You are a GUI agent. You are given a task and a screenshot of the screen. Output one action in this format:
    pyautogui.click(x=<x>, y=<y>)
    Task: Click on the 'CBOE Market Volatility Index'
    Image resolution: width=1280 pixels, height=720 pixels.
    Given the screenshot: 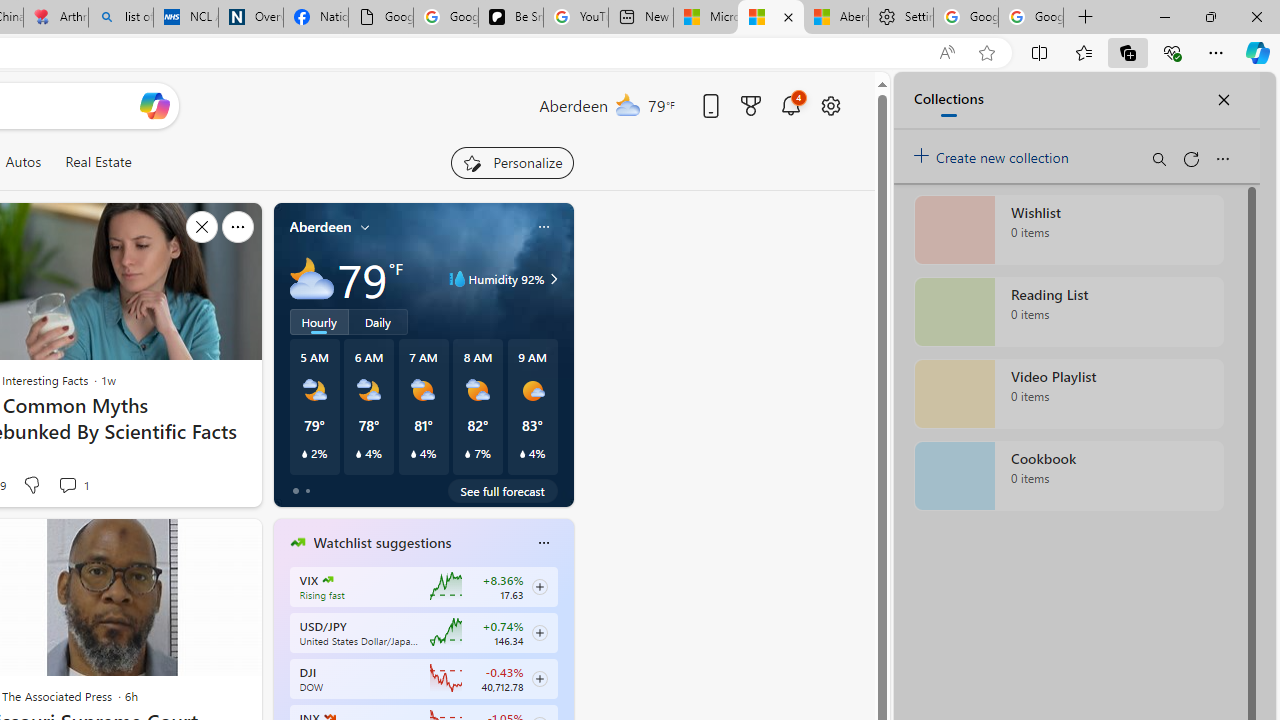 What is the action you would take?
    pyautogui.click(x=328, y=579)
    